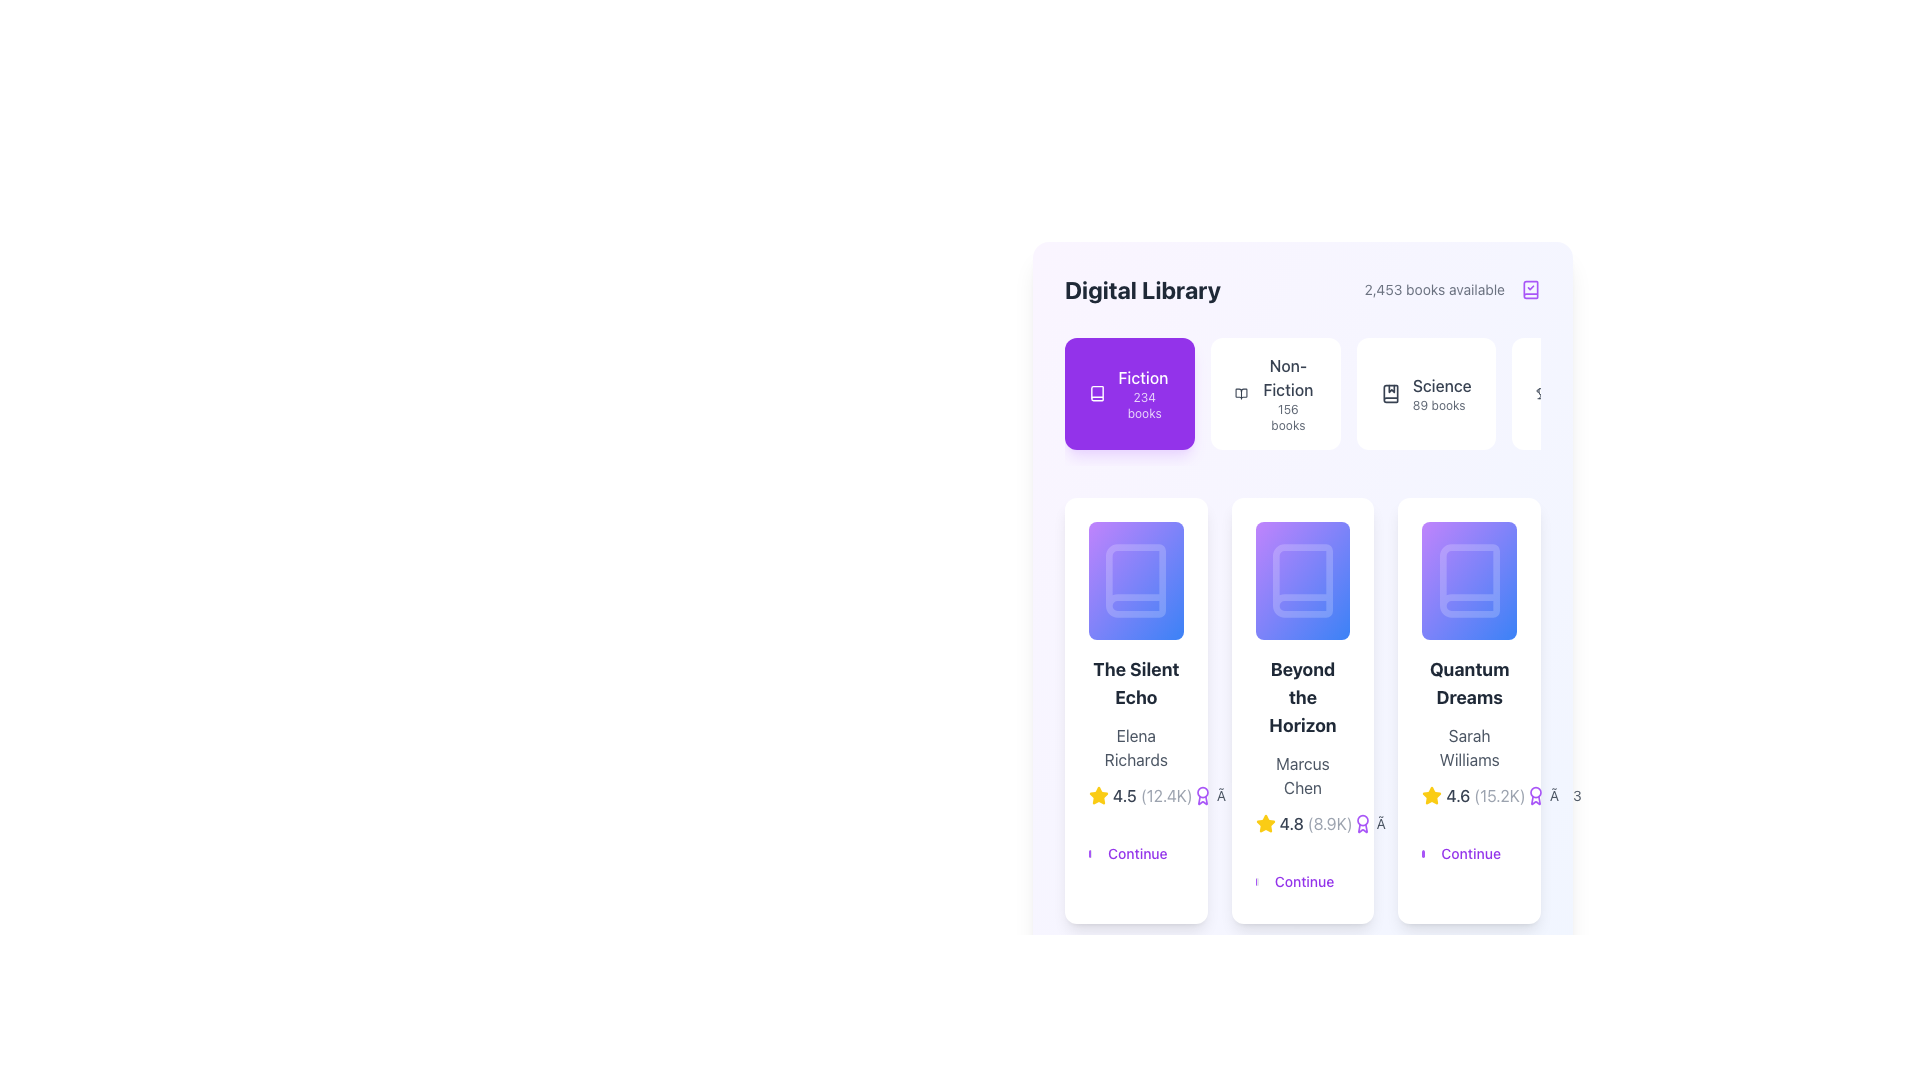  Describe the element at coordinates (1136, 846) in the screenshot. I see `the purple-colored text label that reads 'Continue' at the bottom center of the card displaying details about the book 'The Silent Echo'` at that location.